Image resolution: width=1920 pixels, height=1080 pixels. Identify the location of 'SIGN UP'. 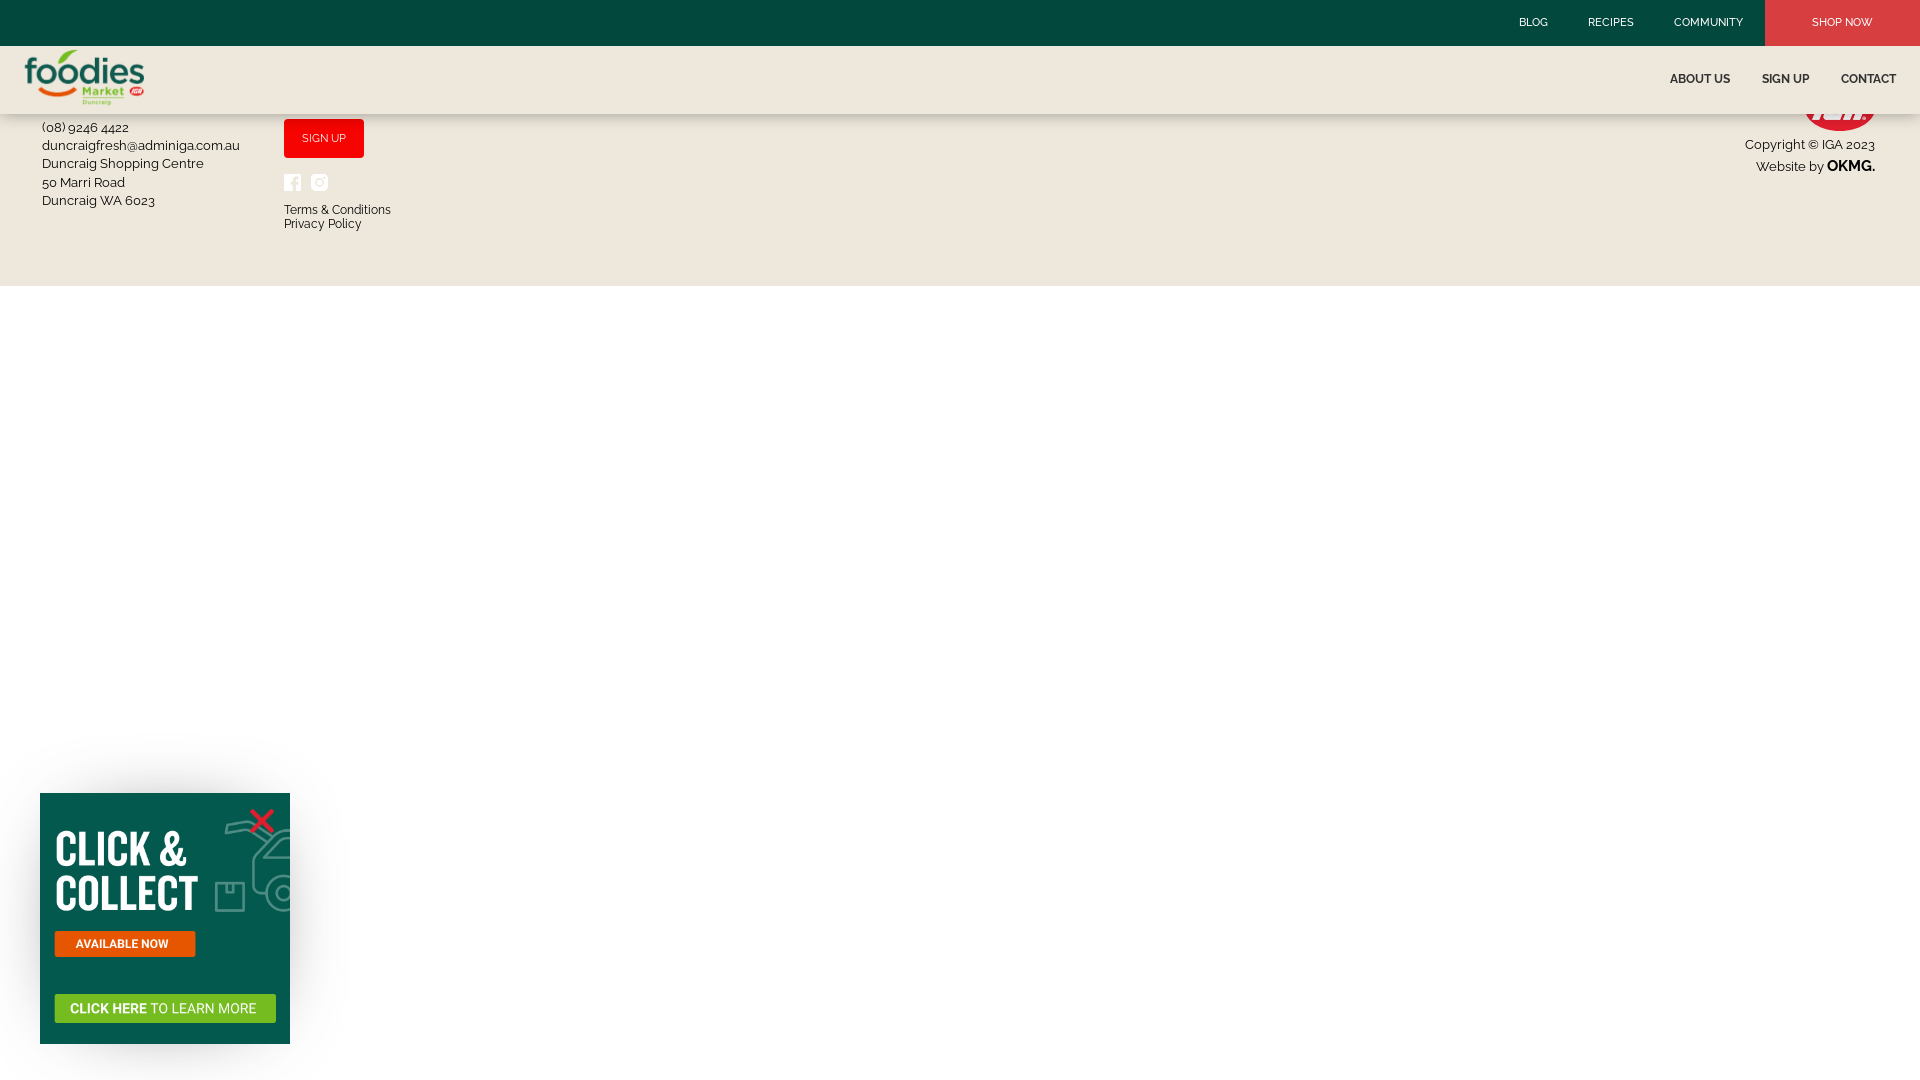
(1785, 77).